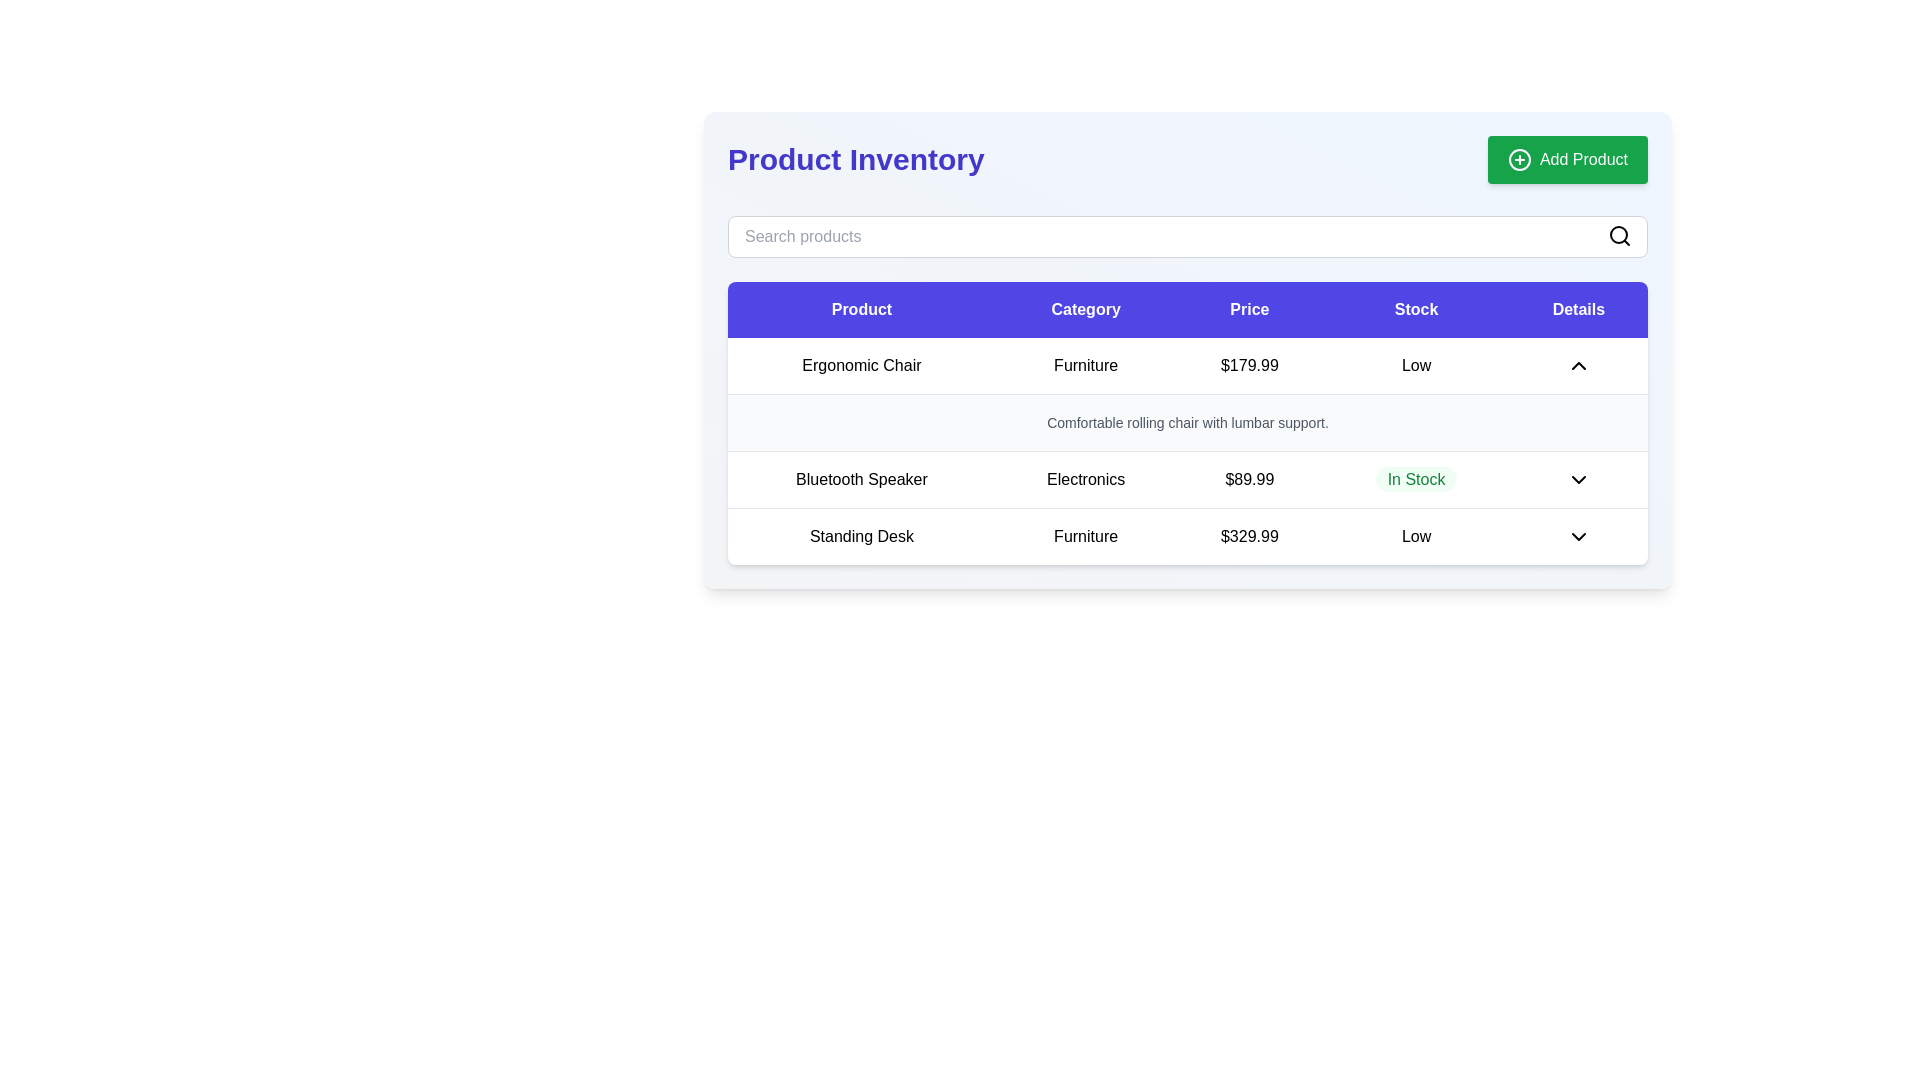 The image size is (1920, 1080). I want to click on the downward-pointing black chevron icon, so click(1577, 535).